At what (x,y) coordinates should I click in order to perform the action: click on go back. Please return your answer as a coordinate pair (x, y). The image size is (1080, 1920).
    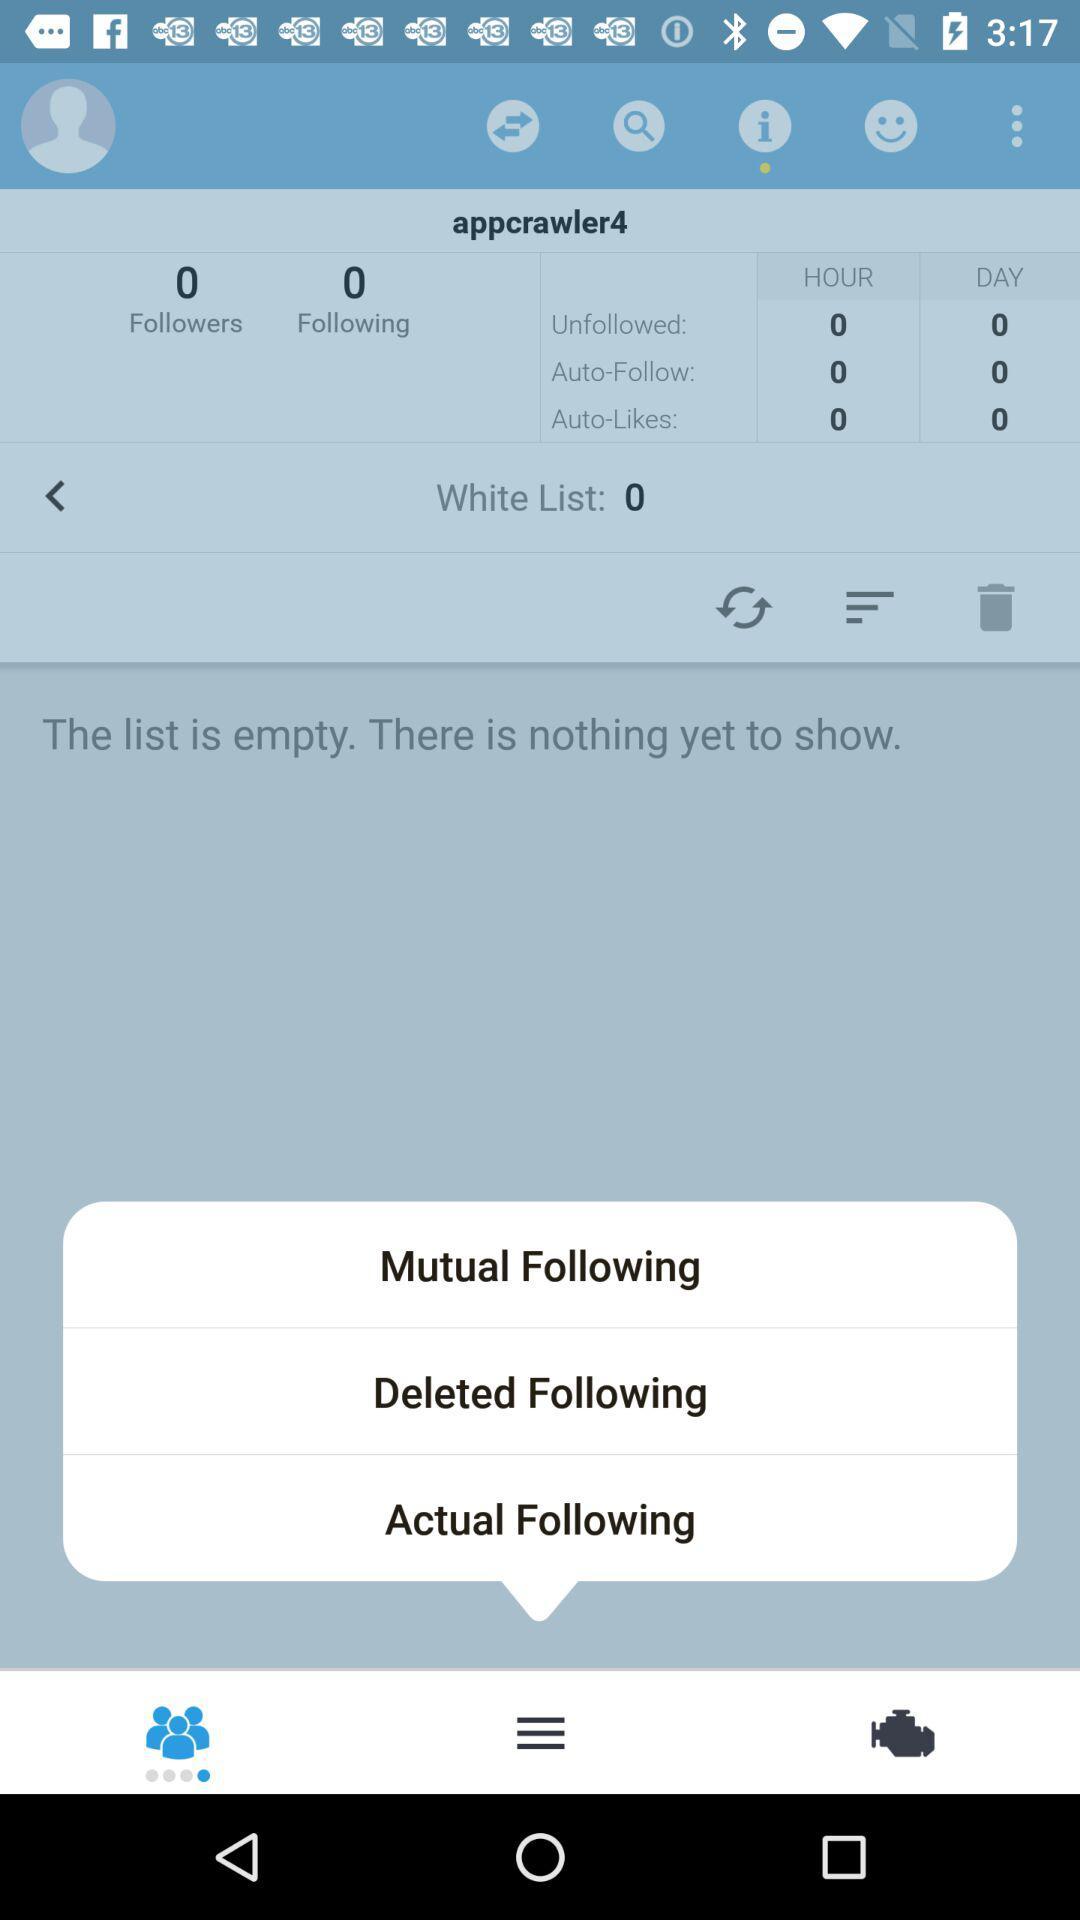
    Looking at the image, I should click on (54, 496).